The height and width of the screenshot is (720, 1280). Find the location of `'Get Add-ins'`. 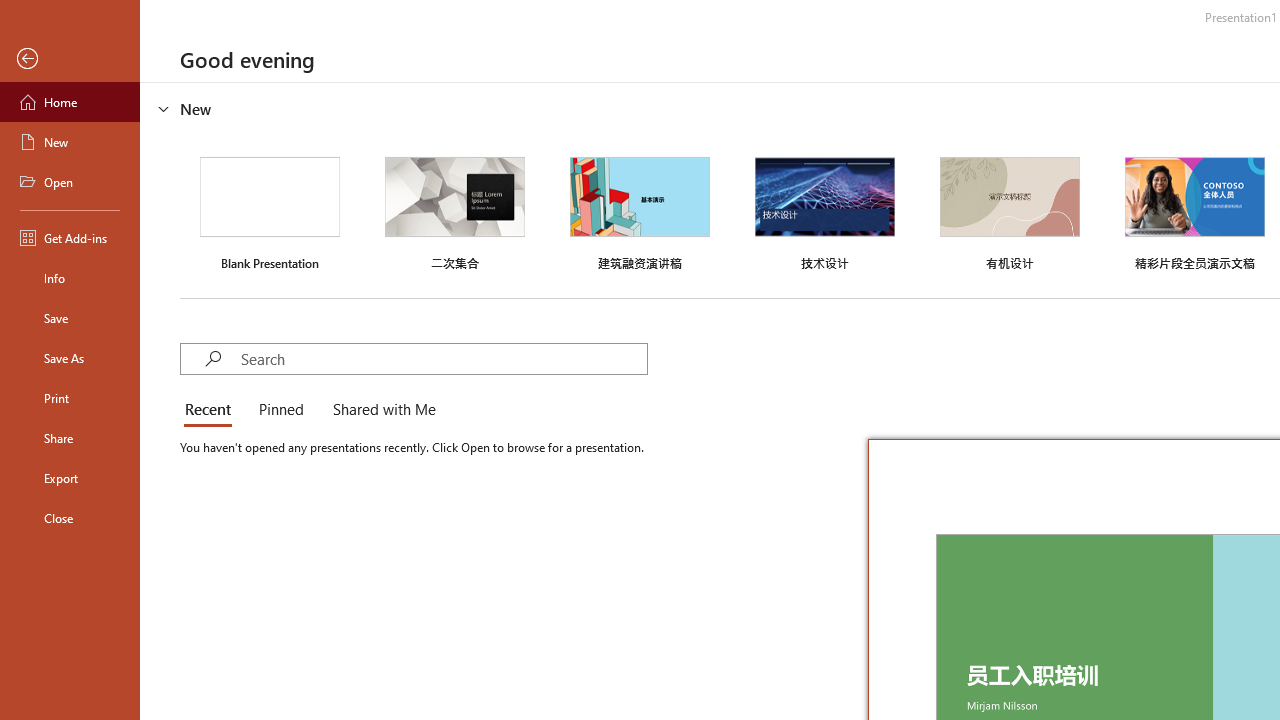

'Get Add-ins' is located at coordinates (69, 236).